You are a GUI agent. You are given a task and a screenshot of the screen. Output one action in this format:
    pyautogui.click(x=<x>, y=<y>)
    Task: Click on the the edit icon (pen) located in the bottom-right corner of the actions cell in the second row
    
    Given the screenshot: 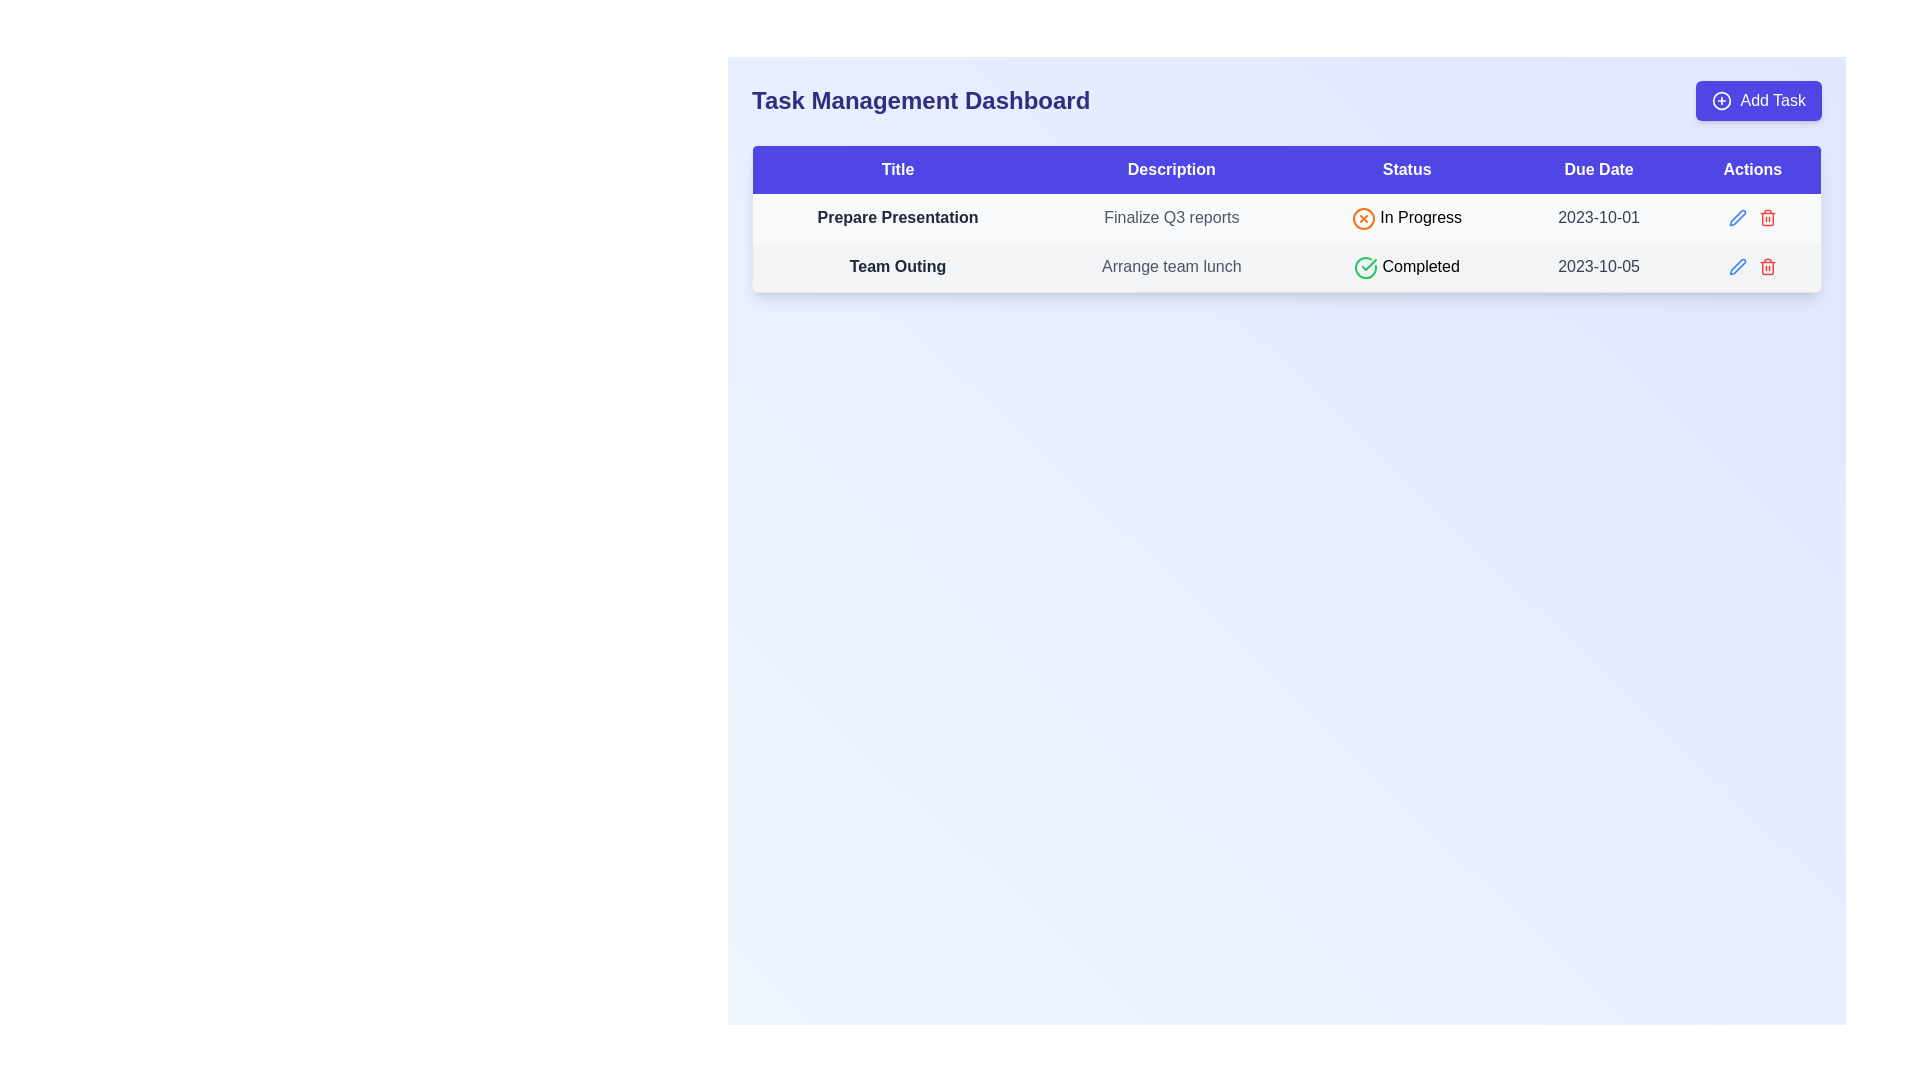 What is the action you would take?
    pyautogui.click(x=1736, y=218)
    